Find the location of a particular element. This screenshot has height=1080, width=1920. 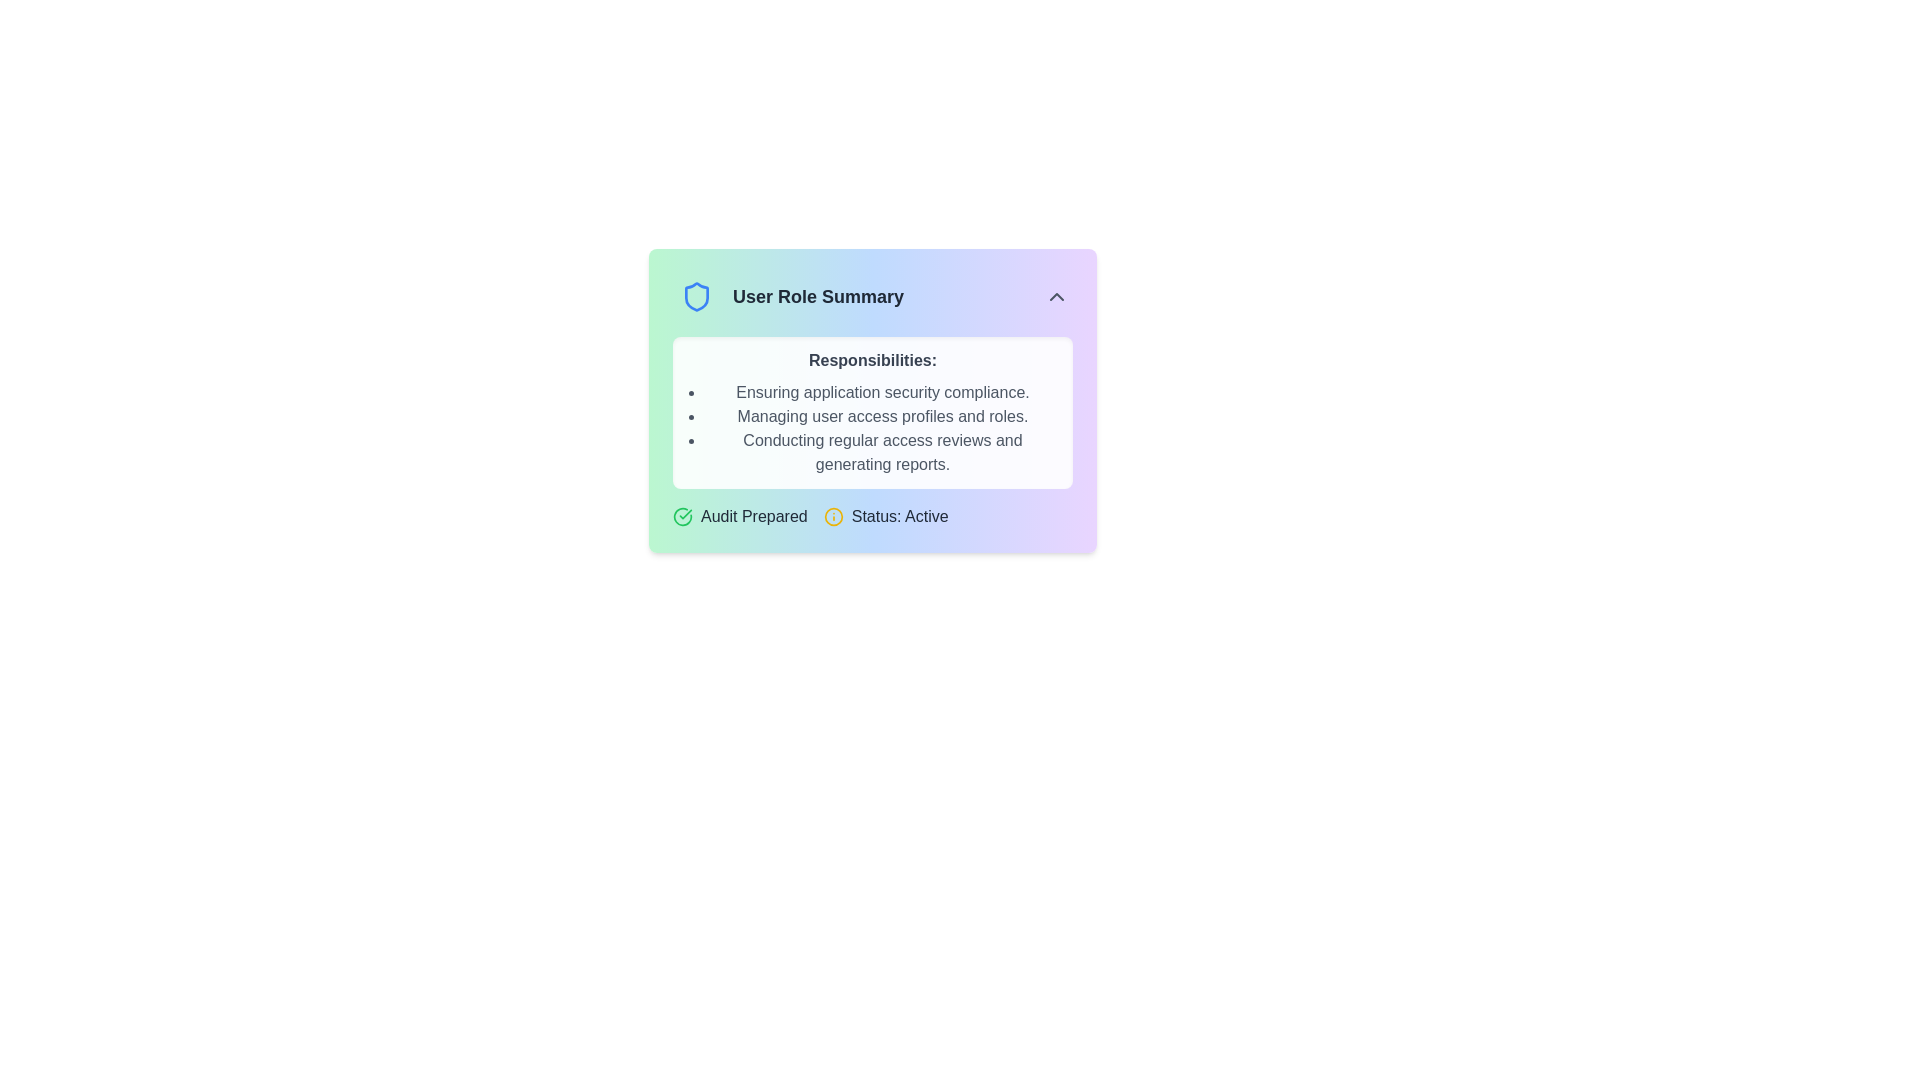

the bulleted list displaying responsibilities related to user role management is located at coordinates (873, 427).